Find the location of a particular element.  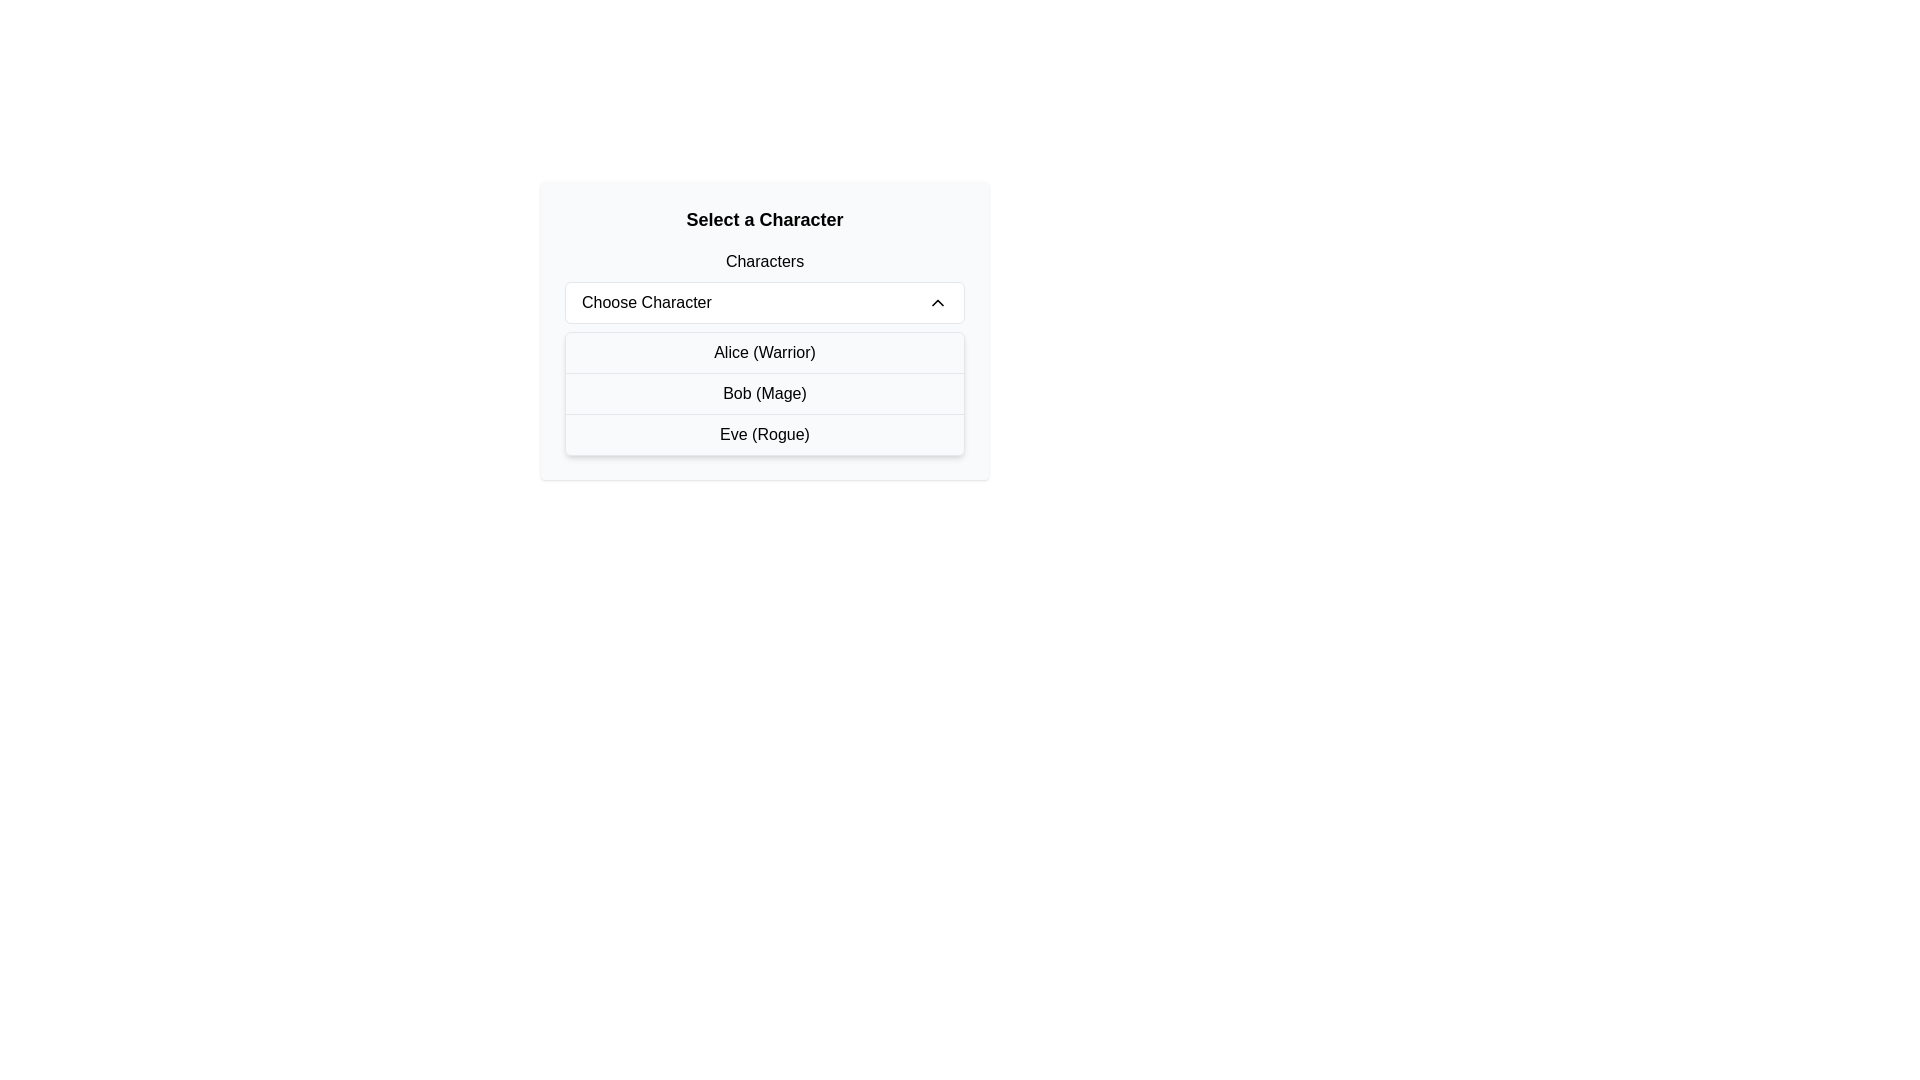

the text label that displays 'Eve (Rogue)' located under the 'Select a Character' section in the dropdown menu is located at coordinates (763, 434).